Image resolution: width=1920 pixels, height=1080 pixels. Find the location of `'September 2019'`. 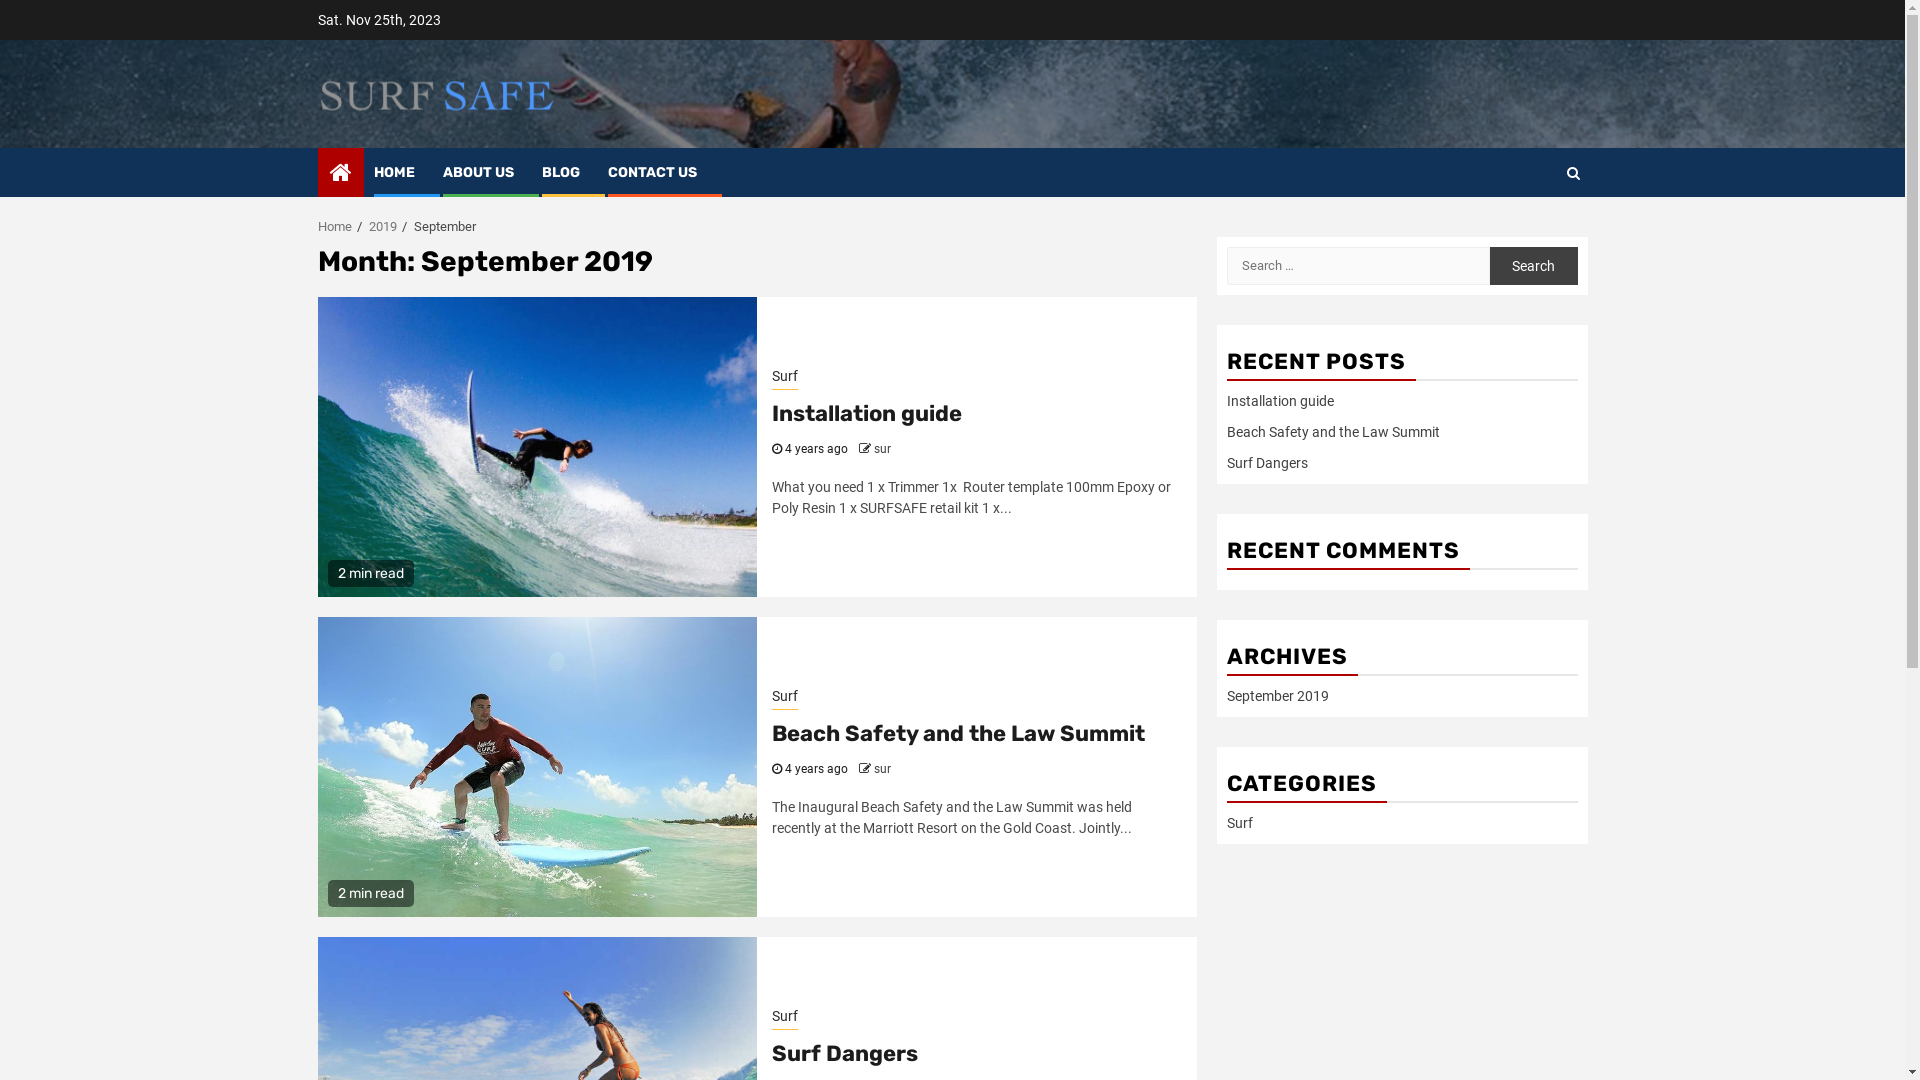

'September 2019' is located at coordinates (1224, 694).